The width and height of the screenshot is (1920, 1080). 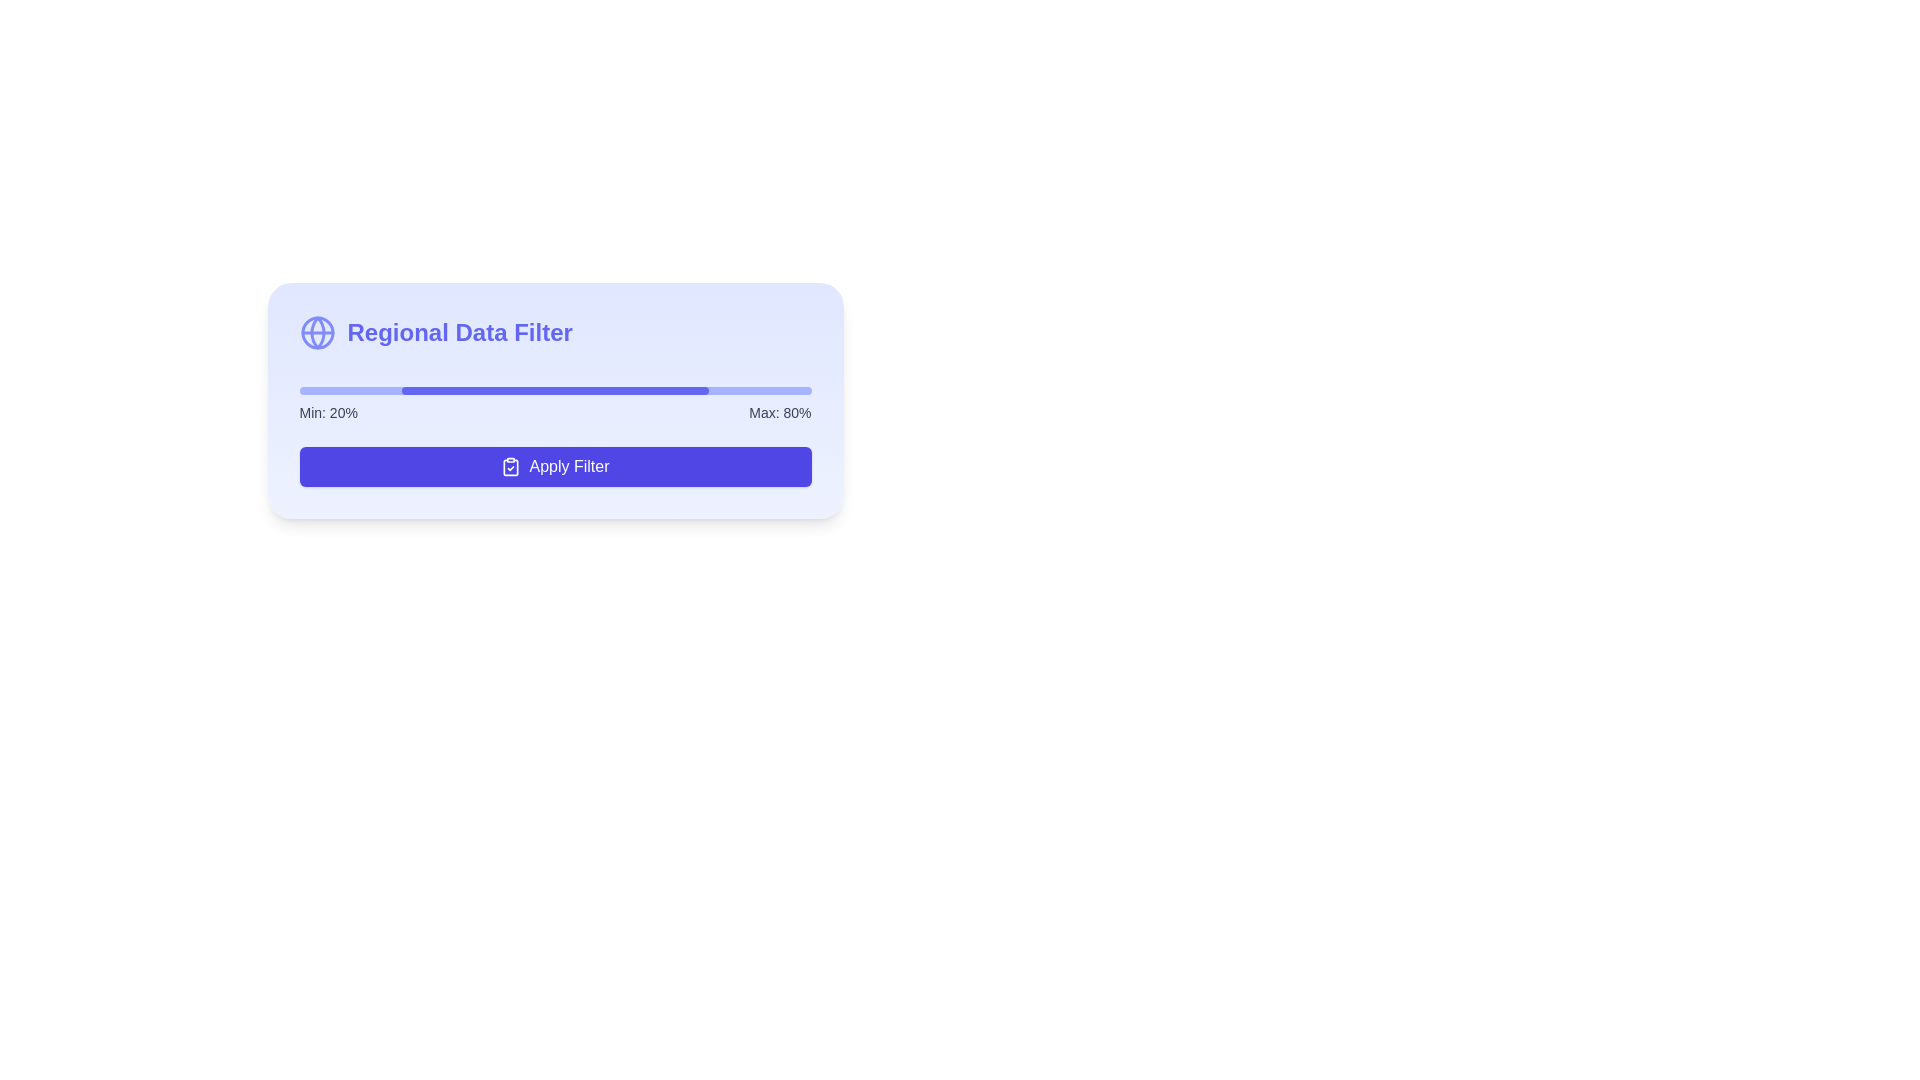 What do you see at coordinates (524, 386) in the screenshot?
I see `the slider` at bounding box center [524, 386].